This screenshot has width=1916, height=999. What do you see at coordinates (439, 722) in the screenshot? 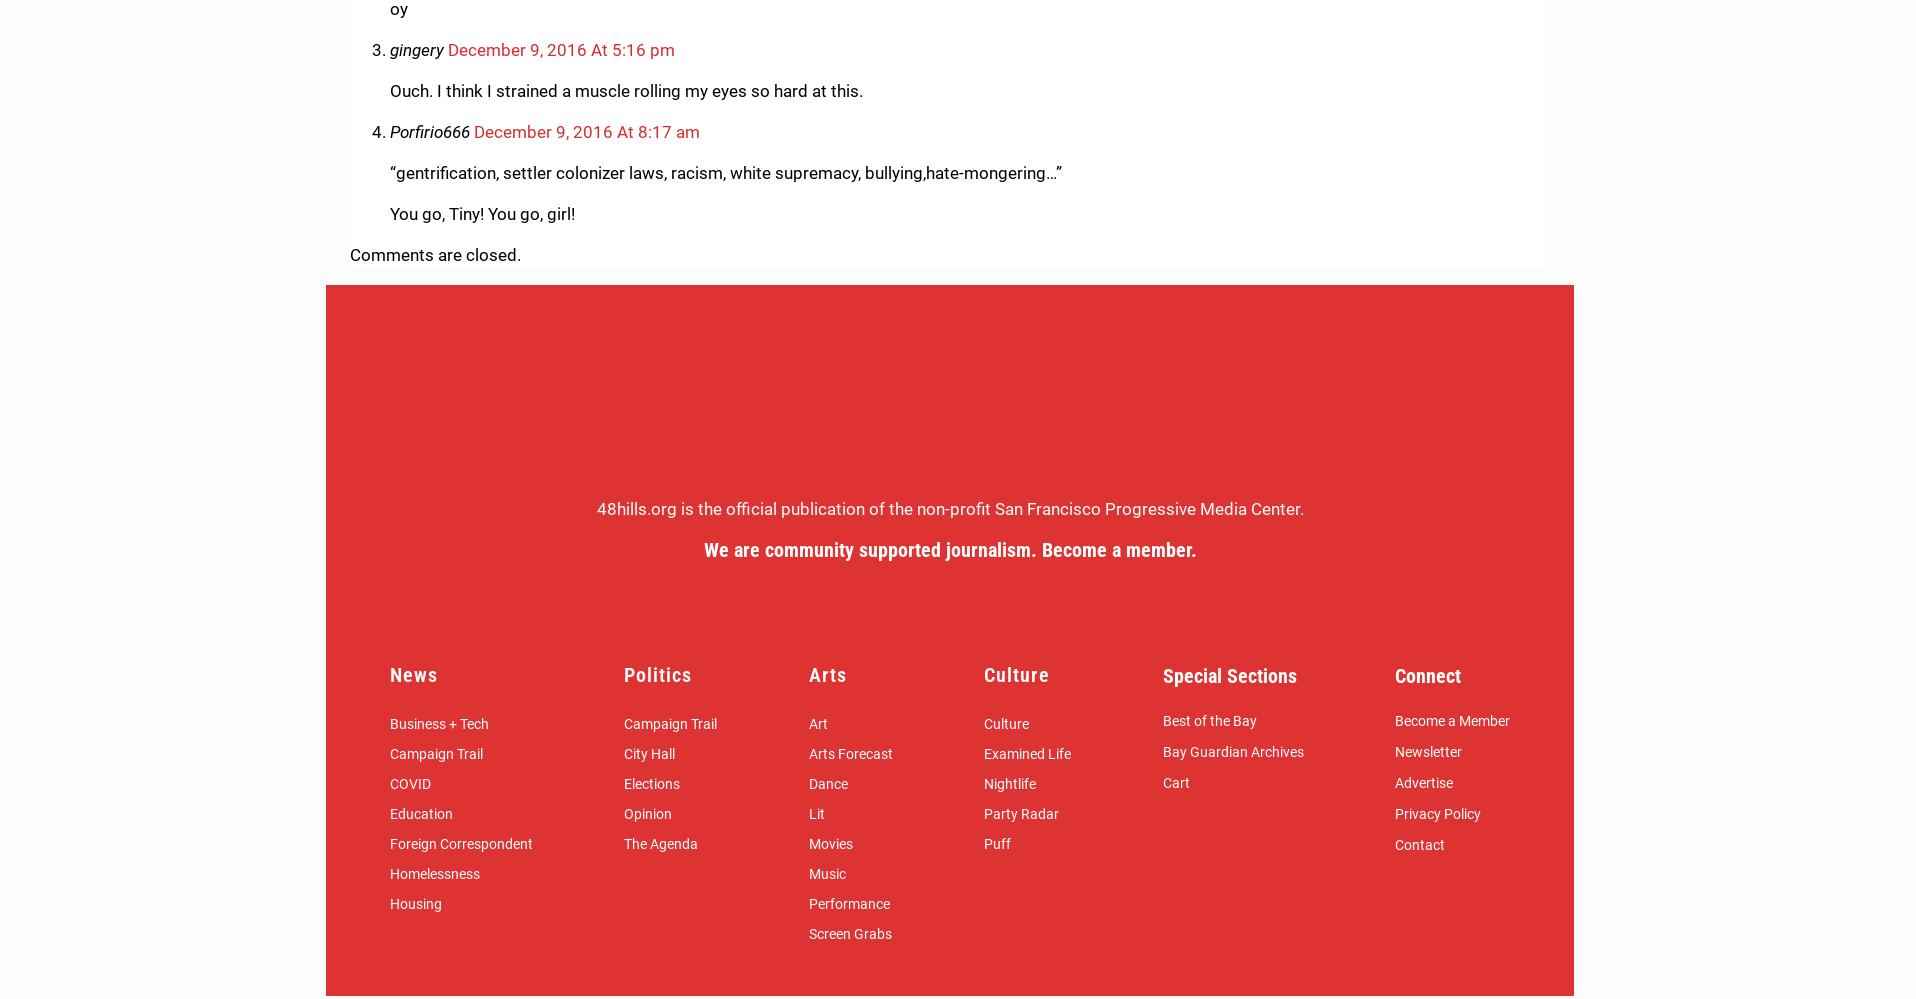
I see `'Business + Tech'` at bounding box center [439, 722].